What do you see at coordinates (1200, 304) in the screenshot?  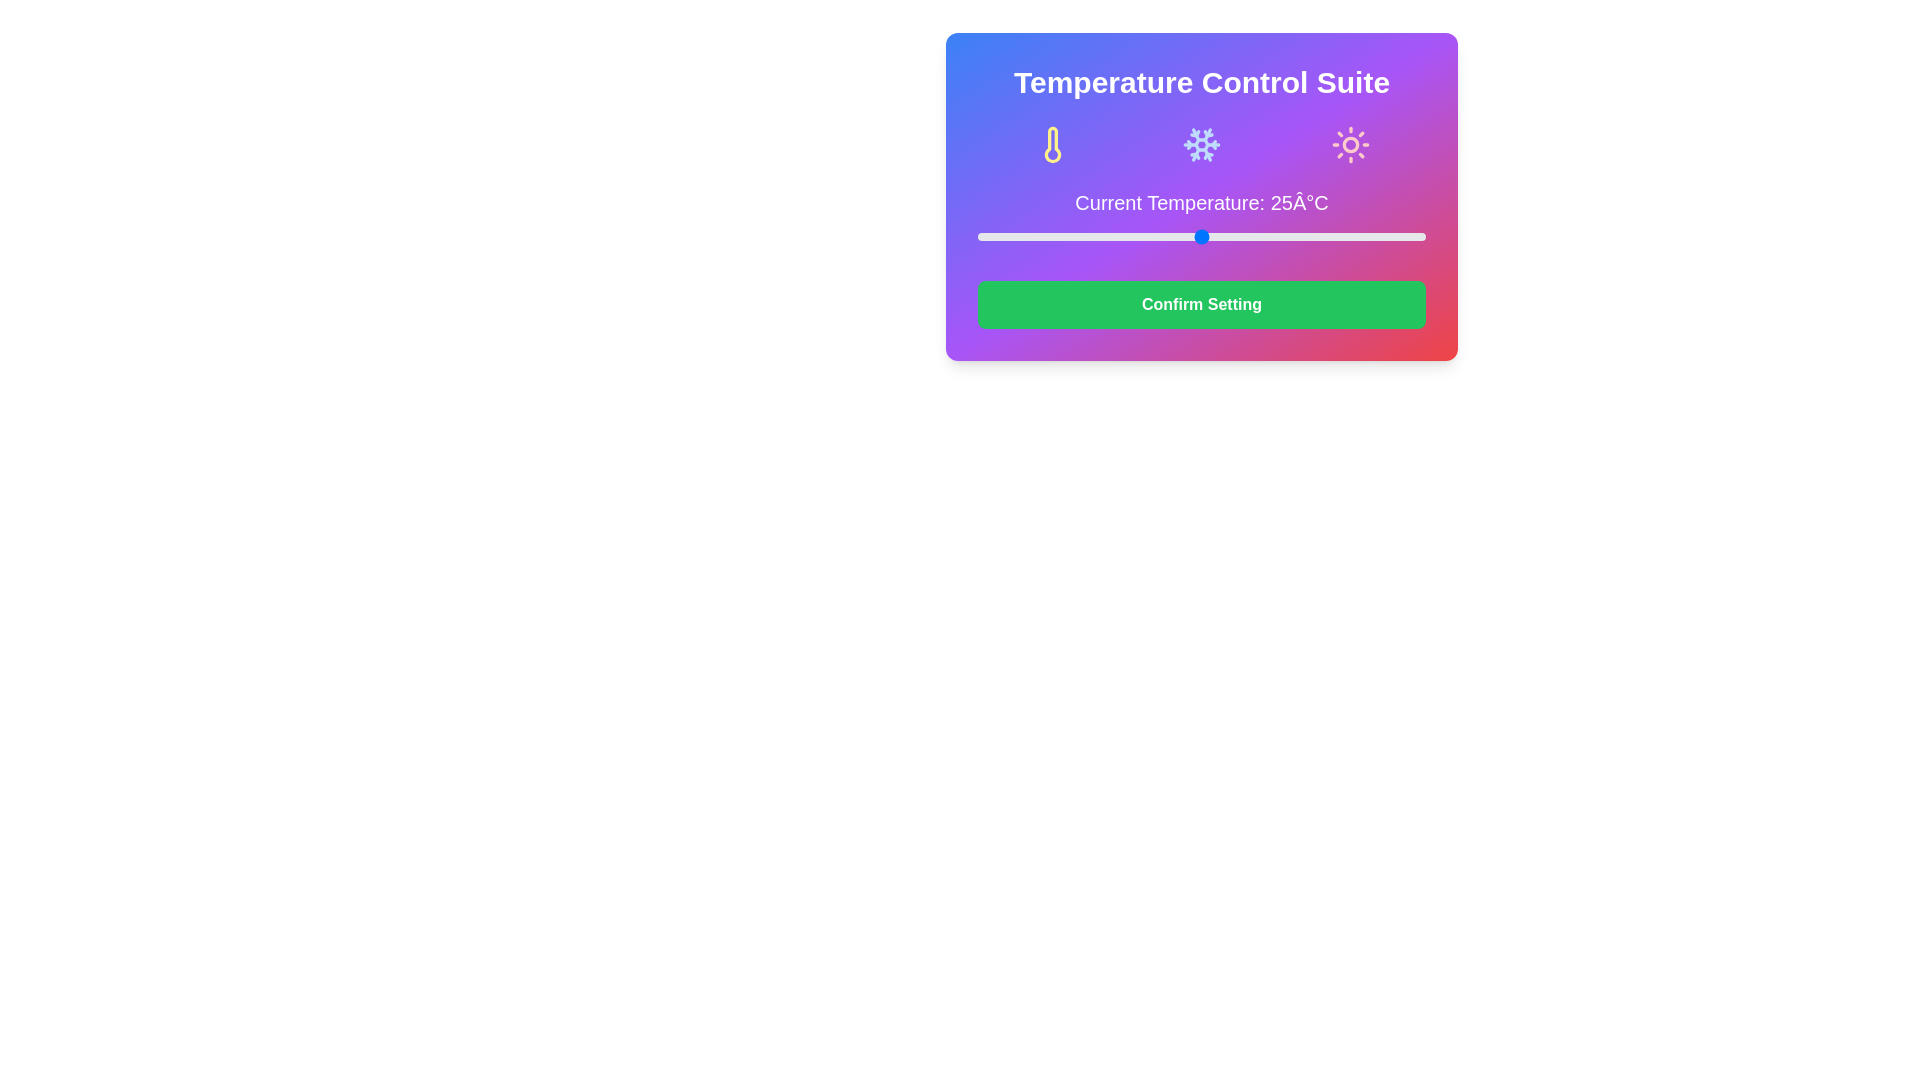 I see `'Confirm Setting' button to confirm the temperature setting` at bounding box center [1200, 304].